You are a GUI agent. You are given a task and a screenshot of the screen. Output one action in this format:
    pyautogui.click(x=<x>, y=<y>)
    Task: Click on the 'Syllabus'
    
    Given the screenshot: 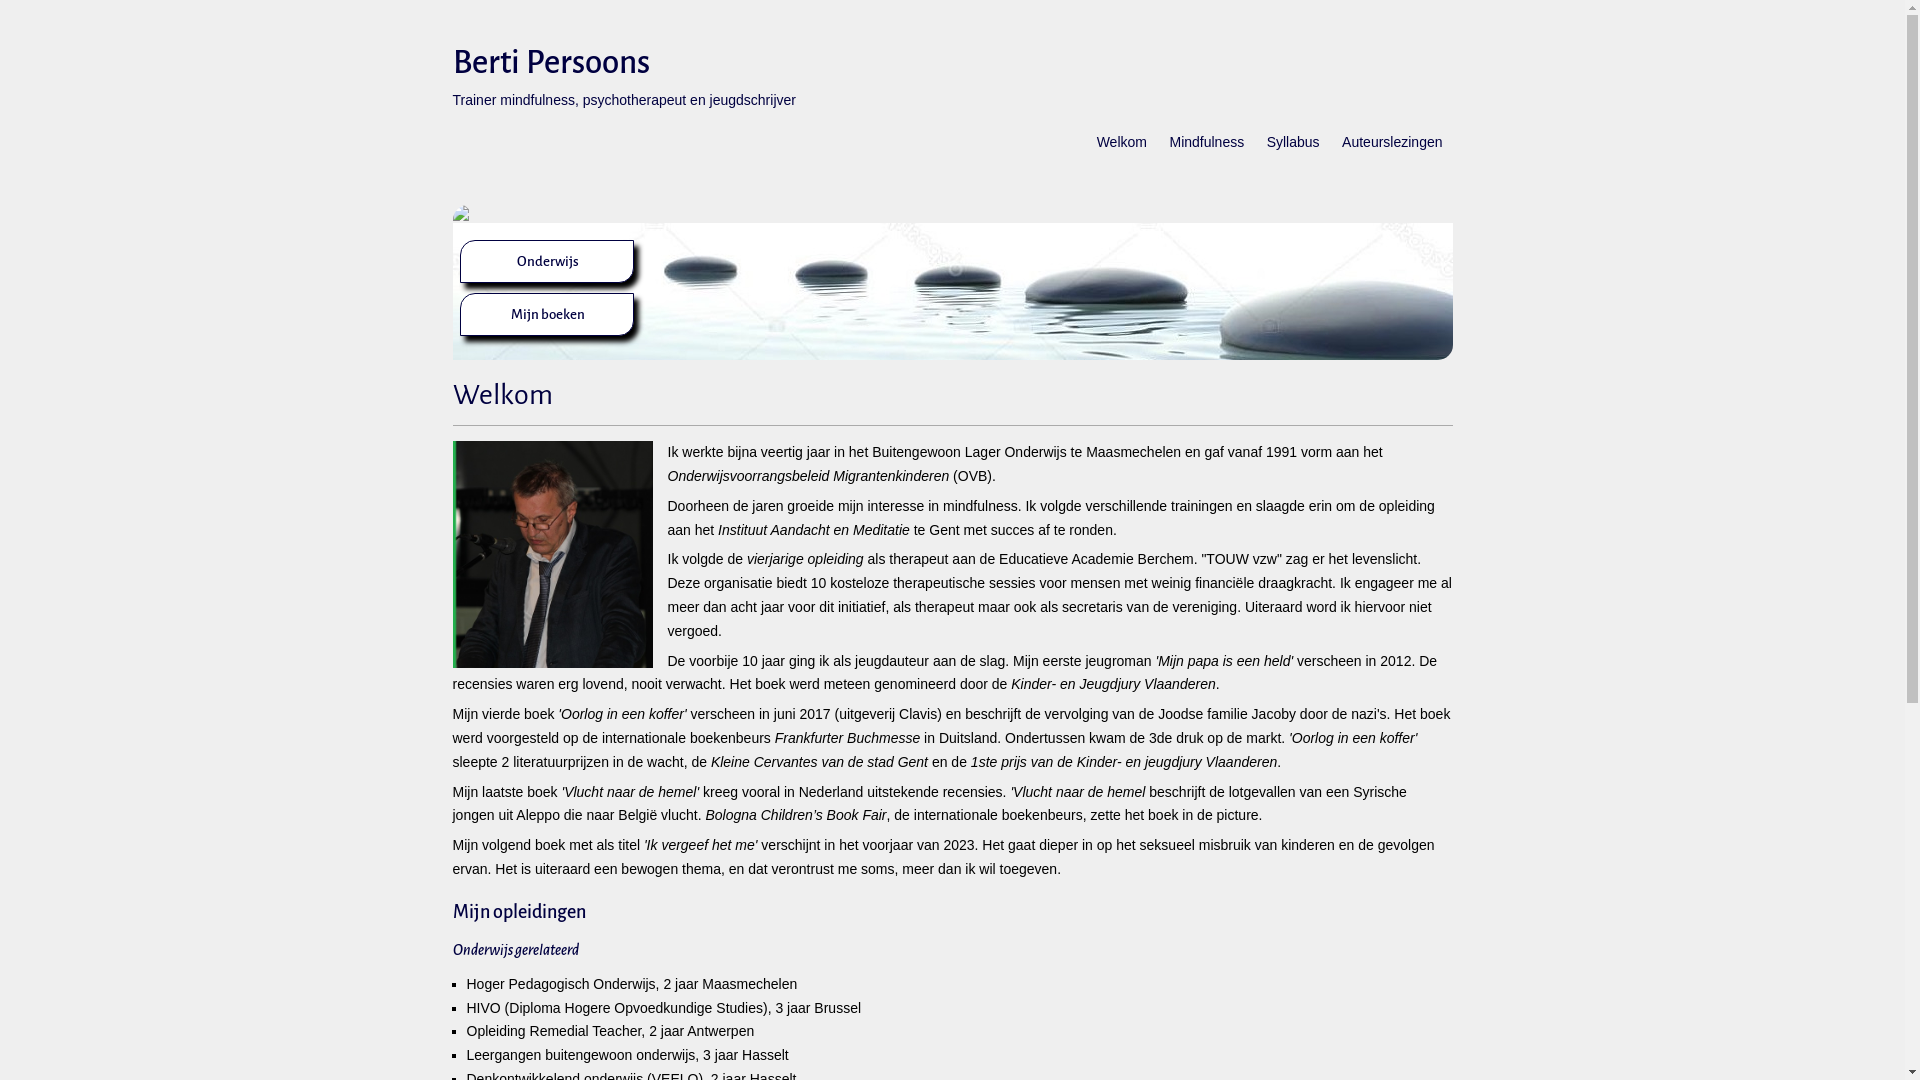 What is the action you would take?
    pyautogui.click(x=1293, y=151)
    